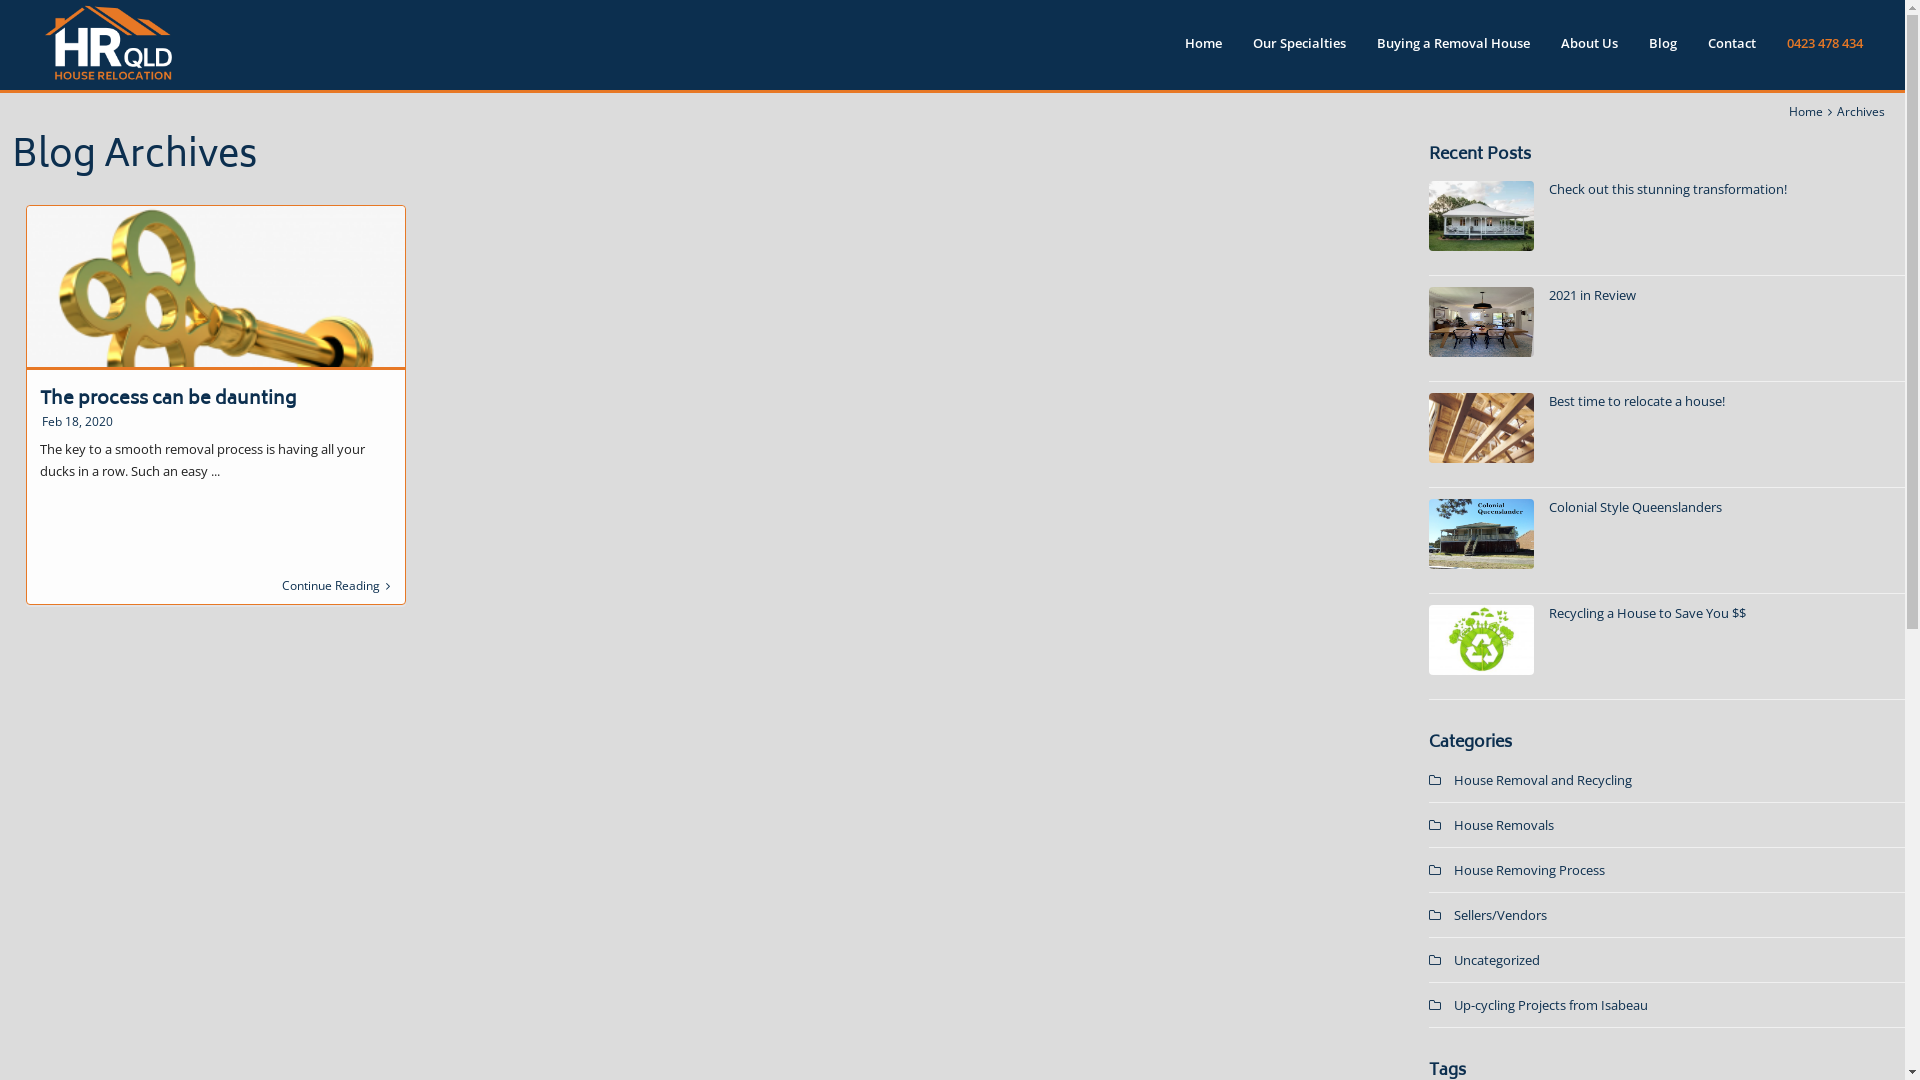  I want to click on 'Contact', so click(1731, 49).